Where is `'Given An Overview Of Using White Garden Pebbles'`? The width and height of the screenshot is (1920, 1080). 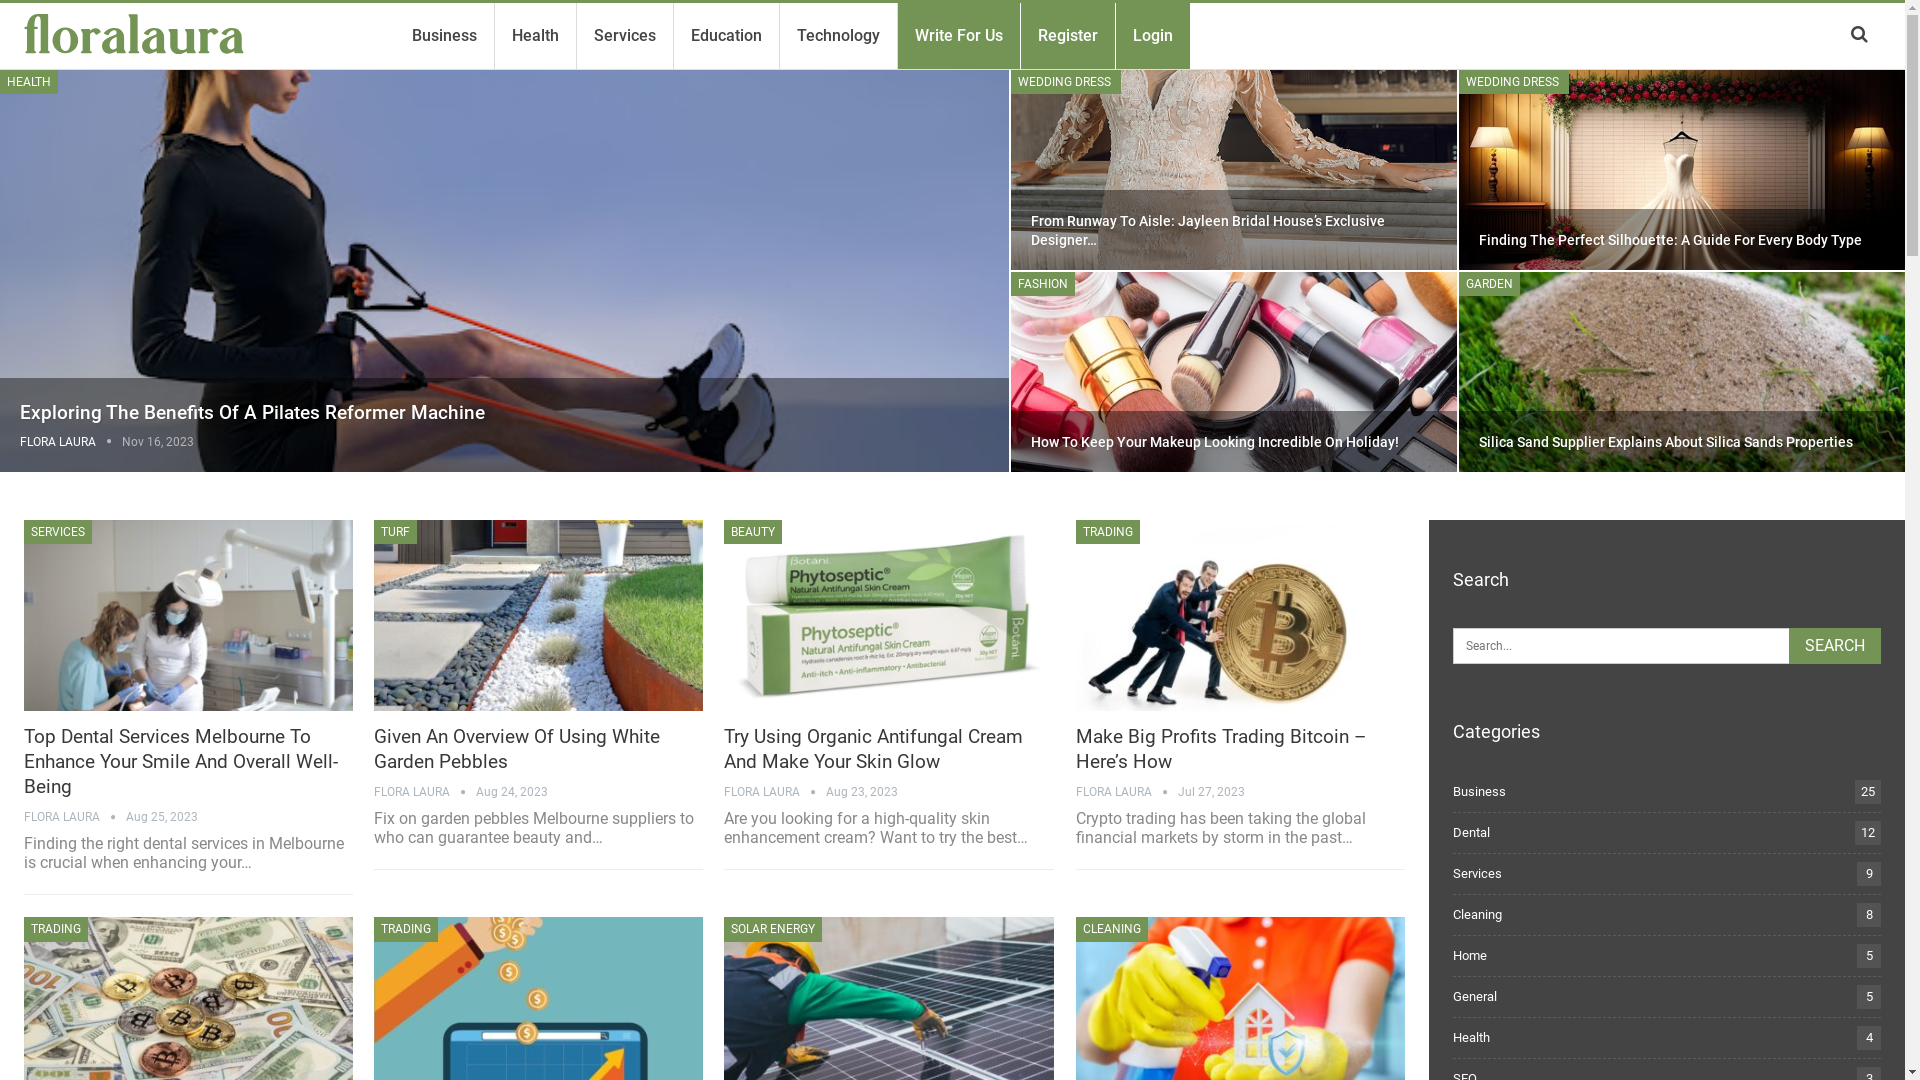 'Given An Overview Of Using White Garden Pebbles' is located at coordinates (517, 748).